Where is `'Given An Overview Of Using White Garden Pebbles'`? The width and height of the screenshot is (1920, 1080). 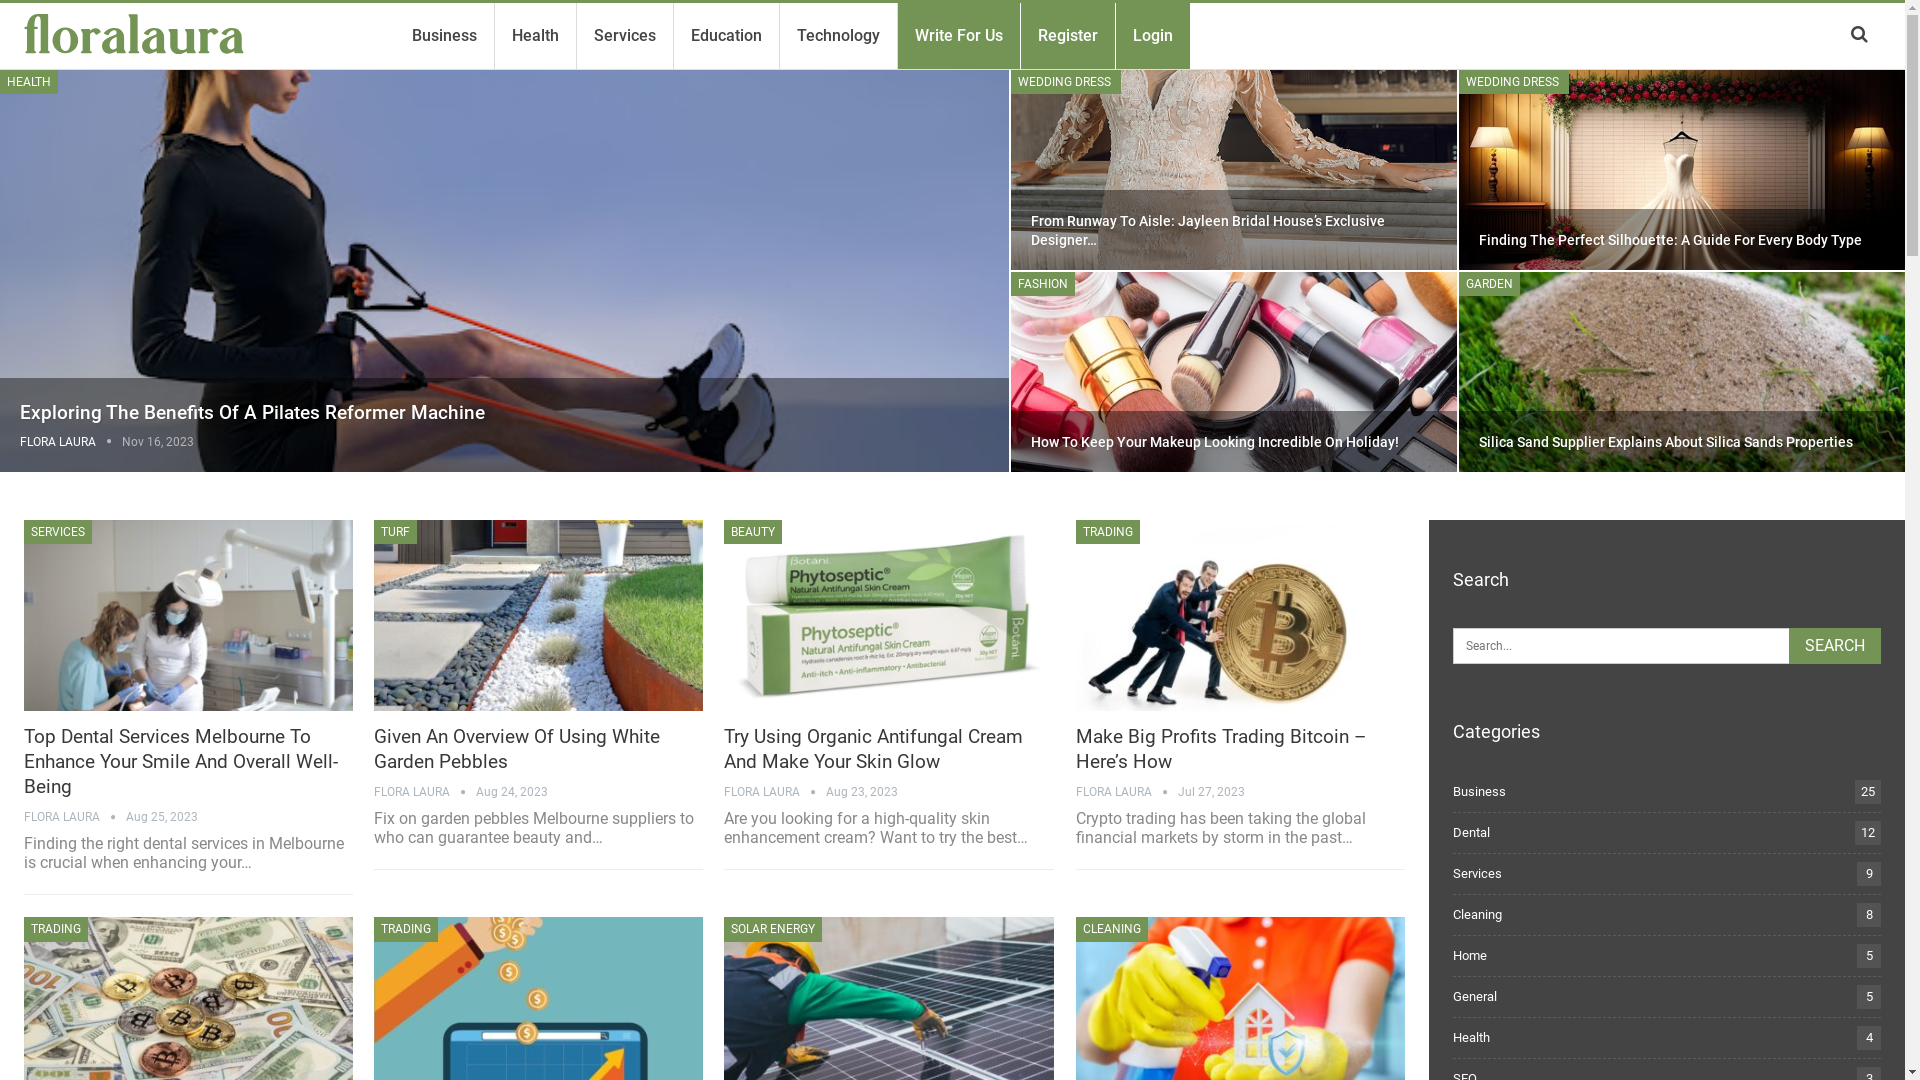 'Given An Overview Of Using White Garden Pebbles' is located at coordinates (517, 748).